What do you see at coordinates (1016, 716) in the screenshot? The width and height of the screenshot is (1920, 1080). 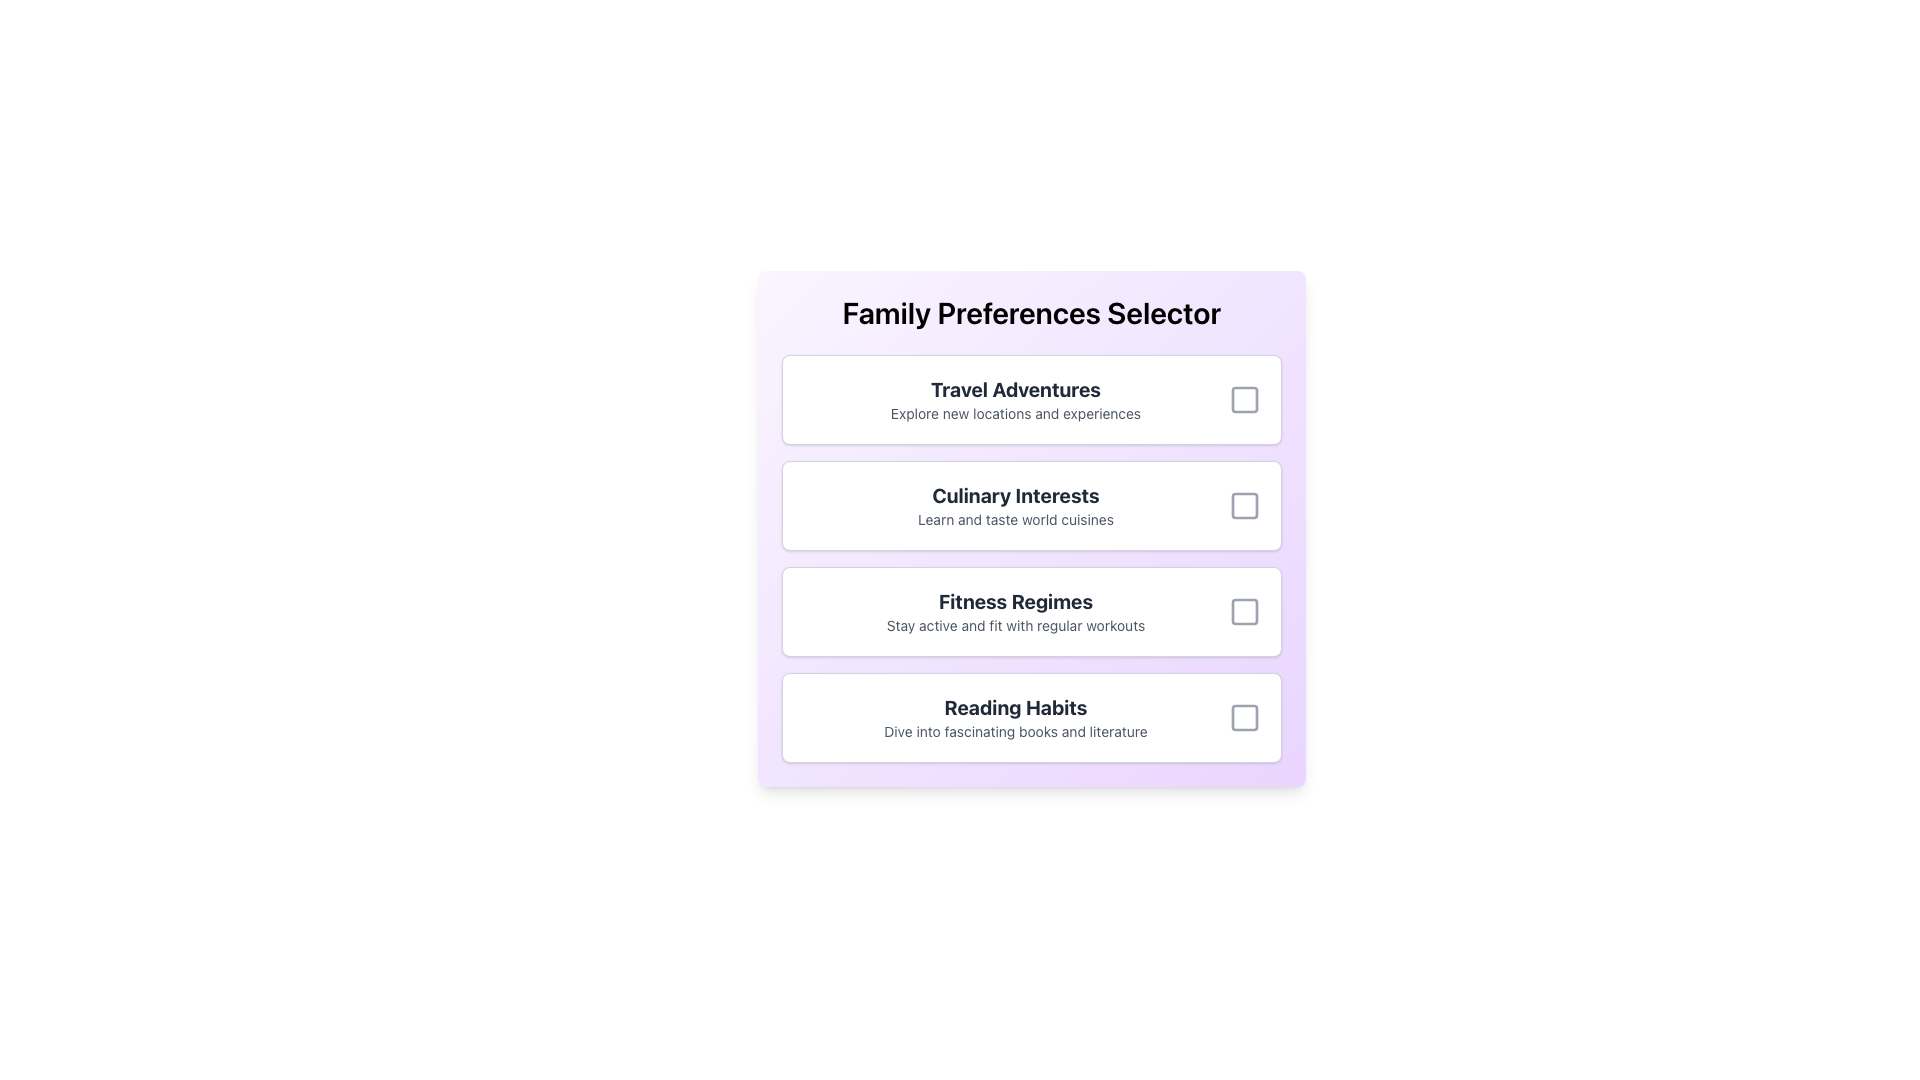 I see `the text label displaying the title and description for the selectable preference option related to reading habits, located in the 'Family Preferences Selector' section, positioned below 'Fitness Regimes'` at bounding box center [1016, 716].